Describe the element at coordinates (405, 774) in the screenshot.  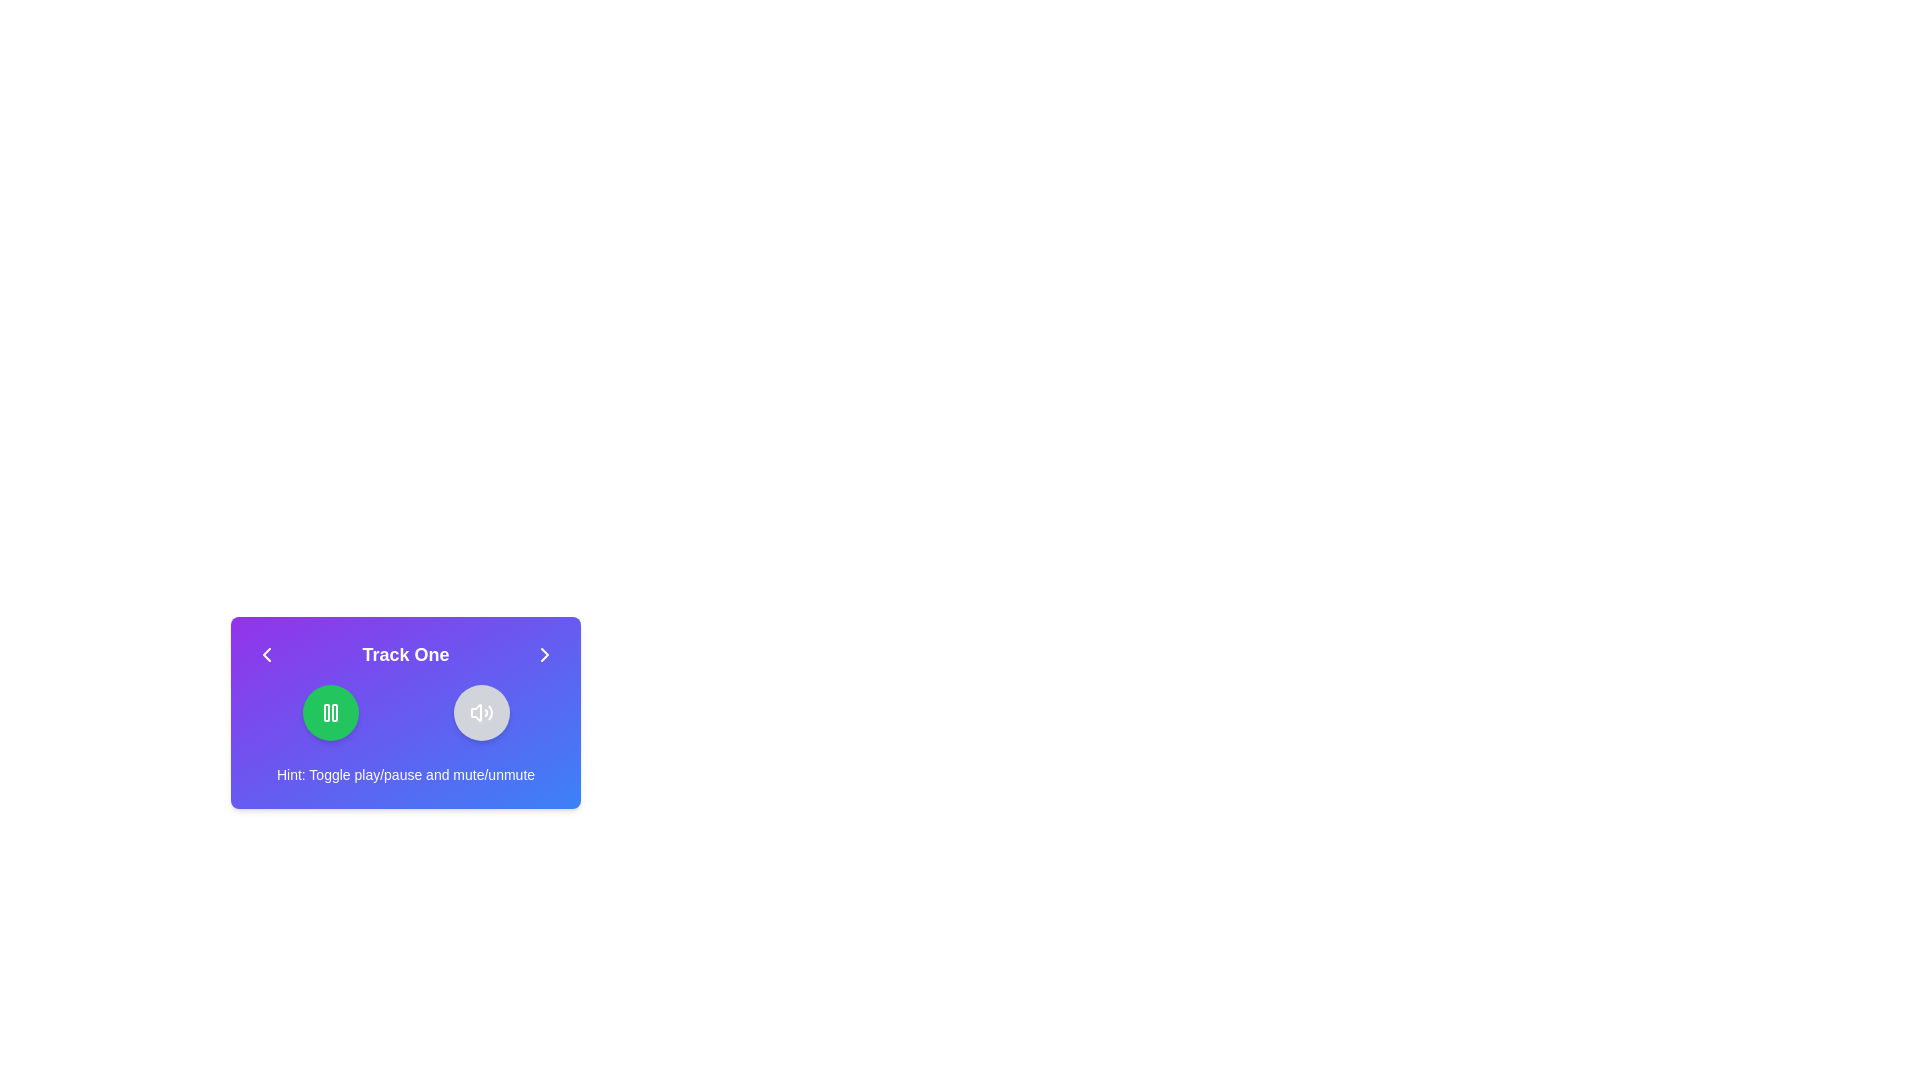
I see `the text label at the bottom of the card that provides hints for the playback controls (play/pause and mute/unmute)` at that location.